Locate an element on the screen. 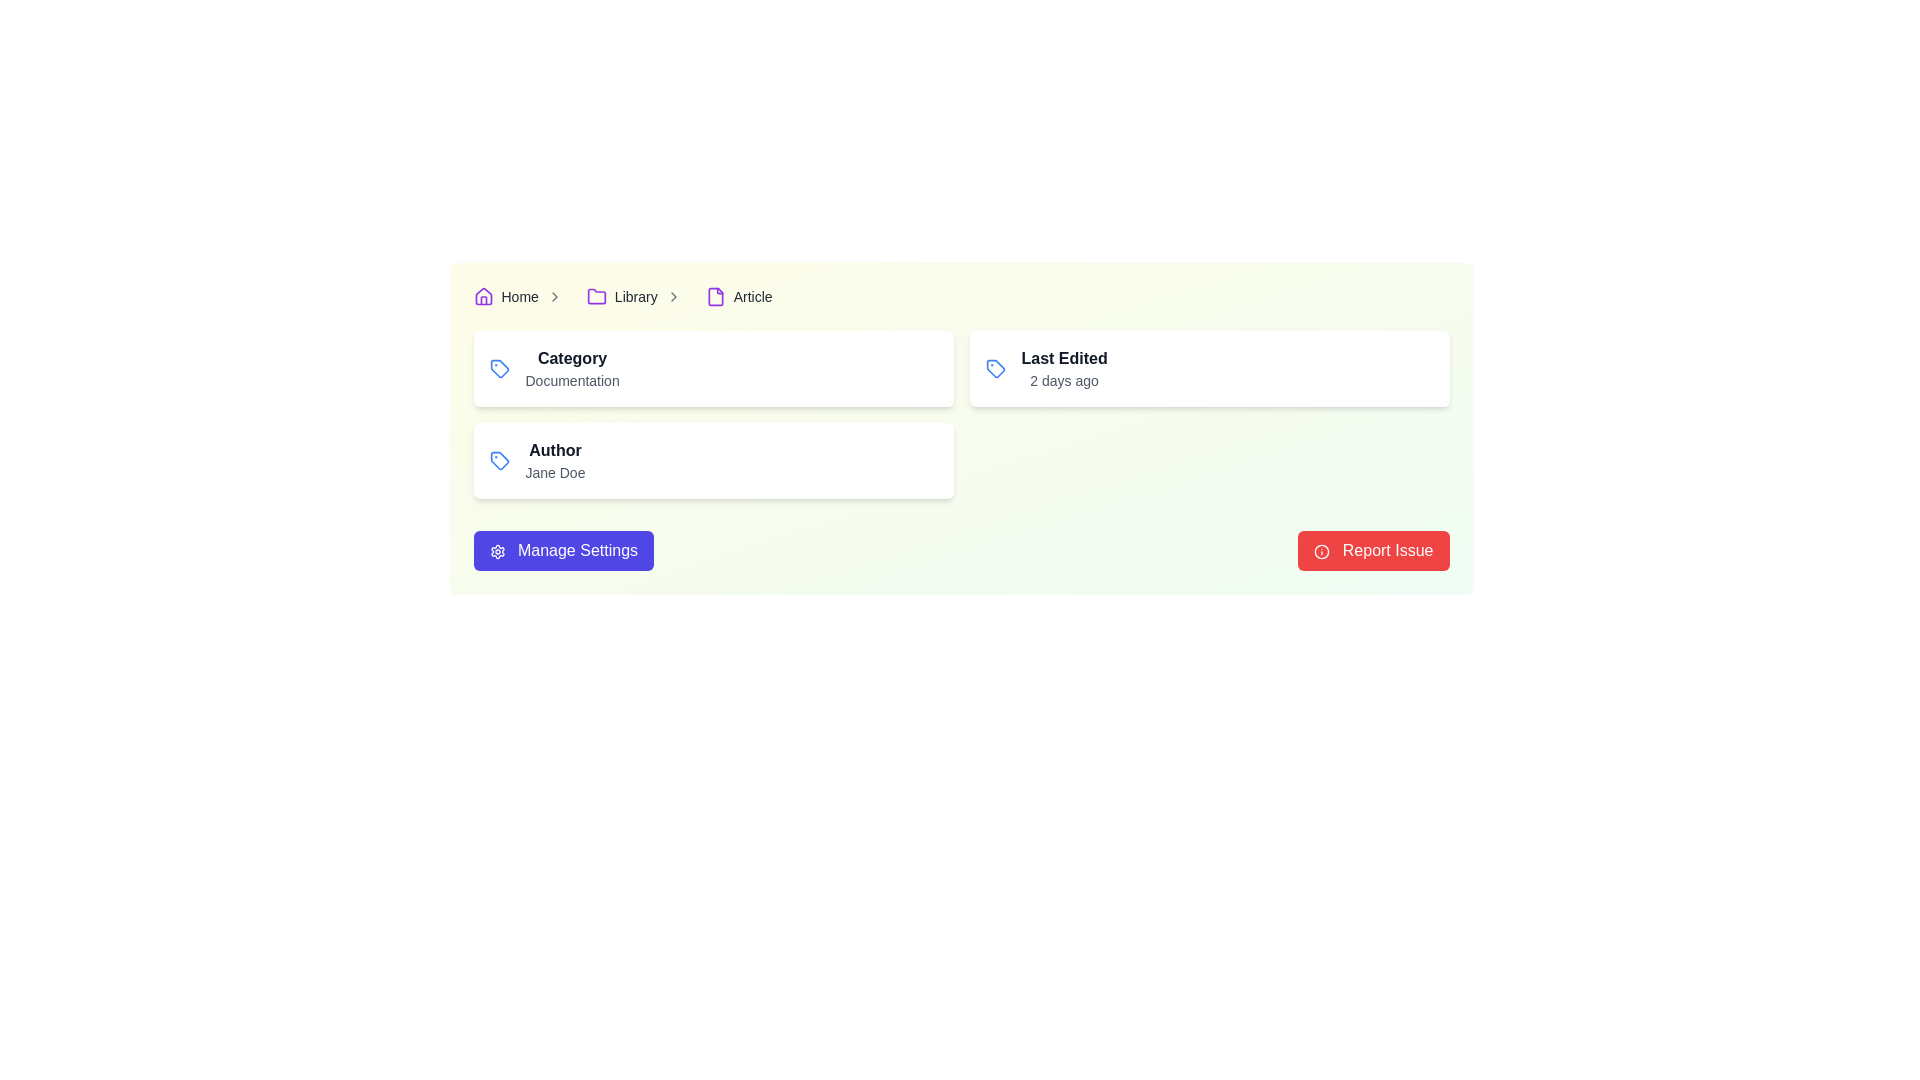 The image size is (1920, 1080). the icon located to the left of the 'Last Edited' text within the rectangular white card in the top right portion of the layout is located at coordinates (995, 369).